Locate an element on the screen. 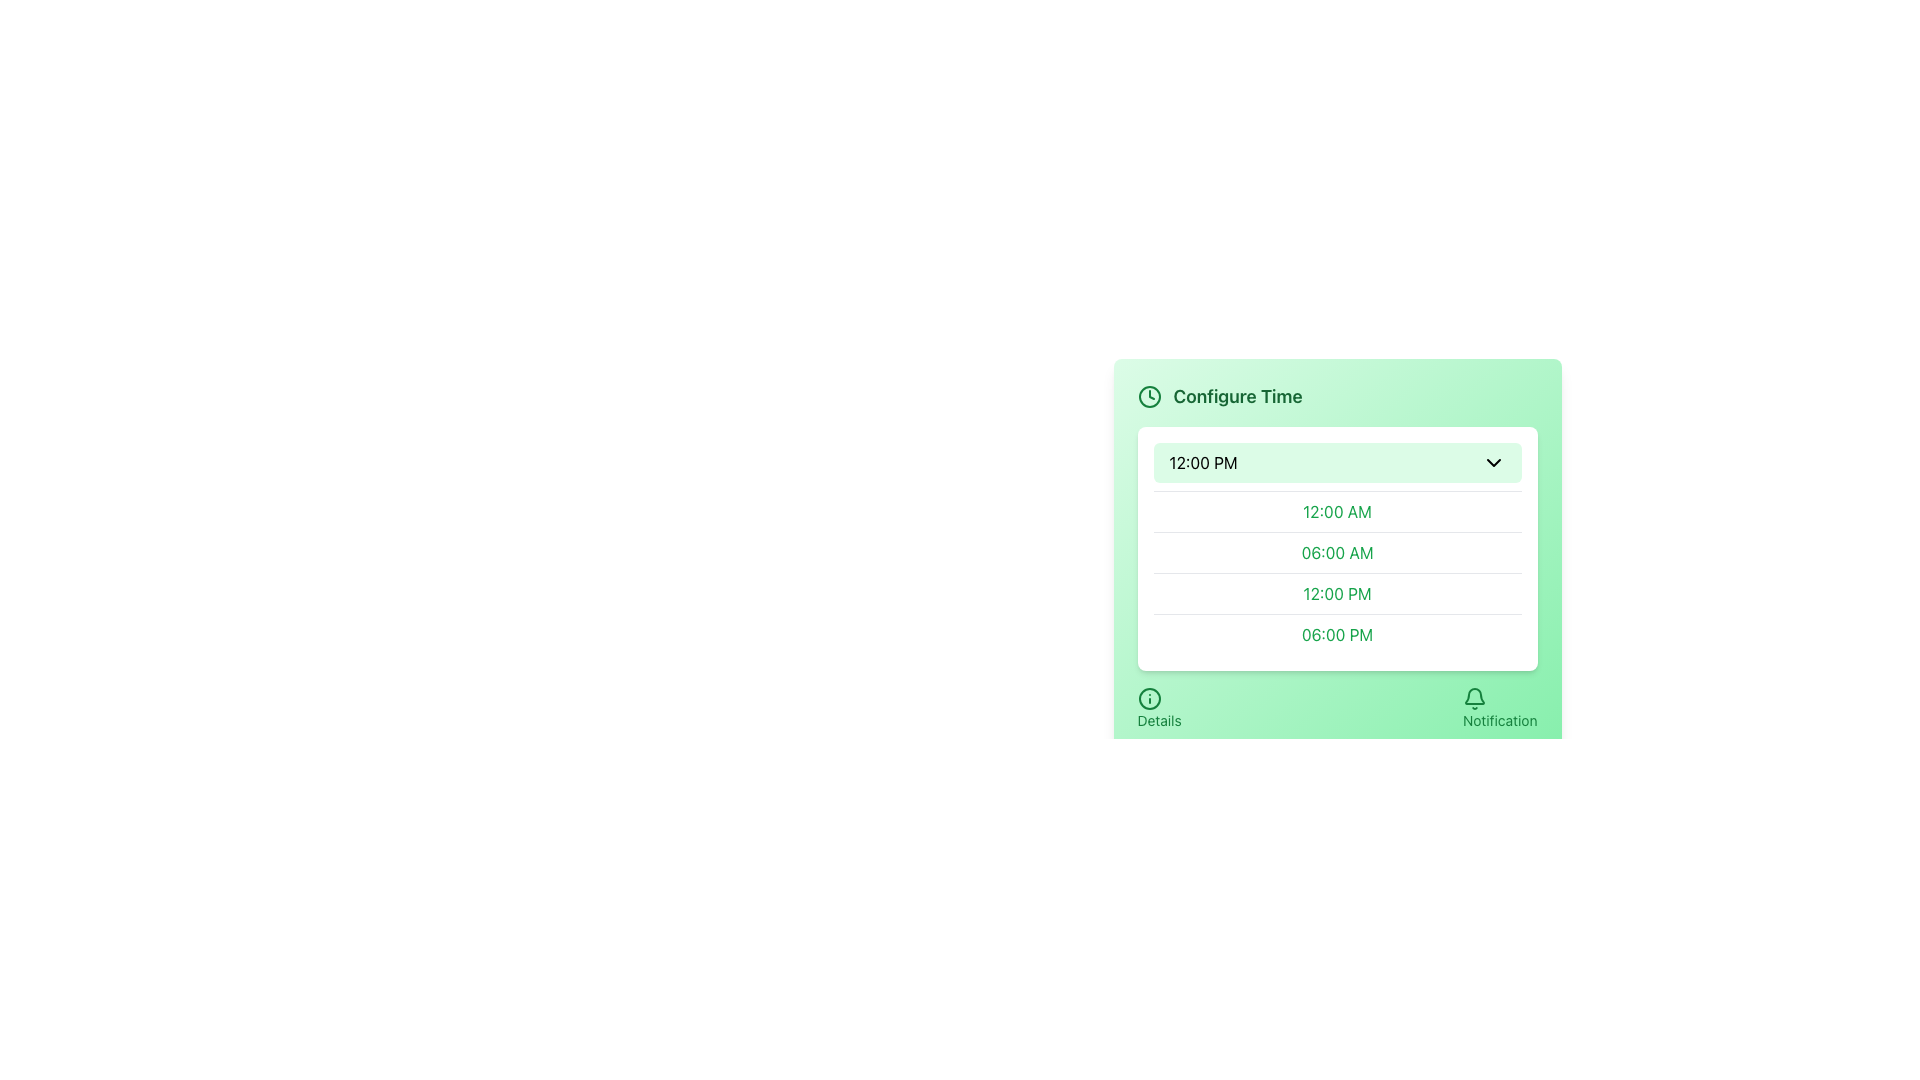 Image resolution: width=1920 pixels, height=1080 pixels. the notification icon located at the bottom-right region of the light green card interface is located at coordinates (1474, 697).